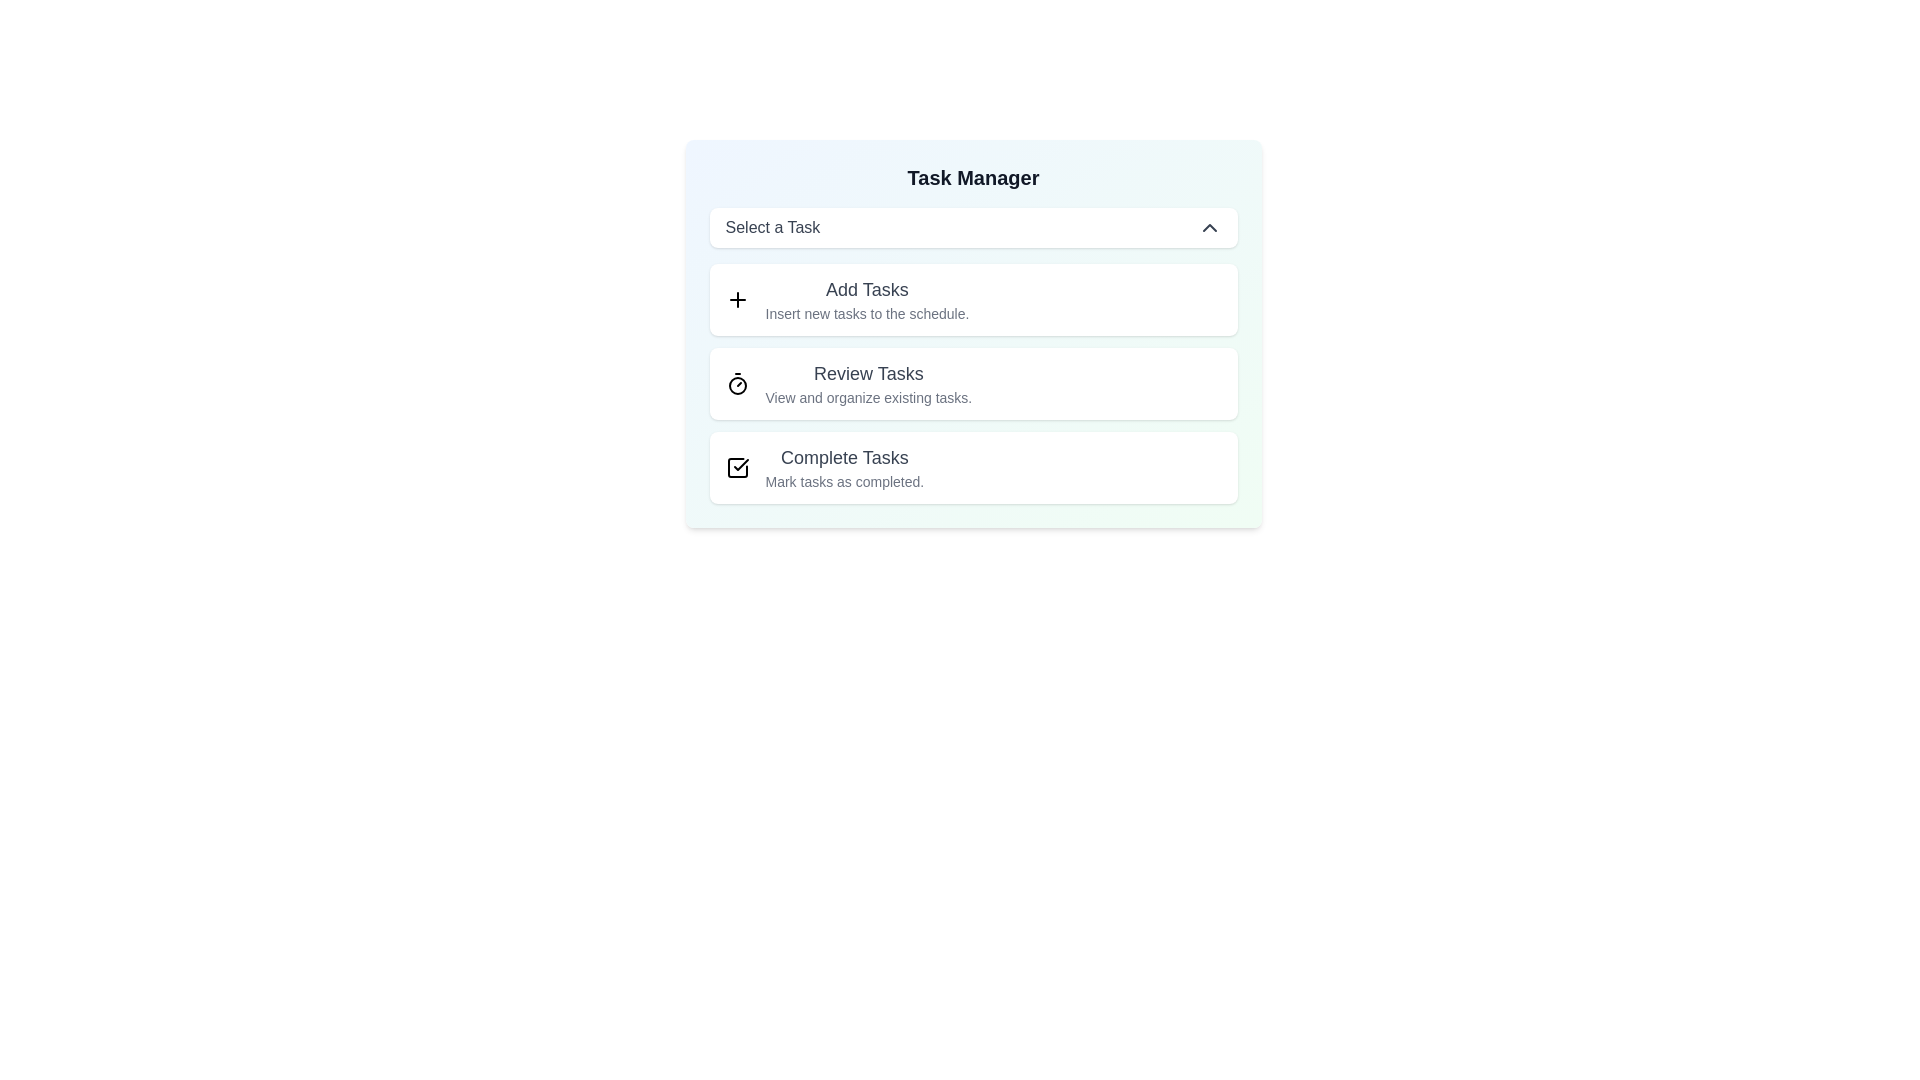 Image resolution: width=1920 pixels, height=1080 pixels. Describe the element at coordinates (736, 300) in the screenshot. I see `the option Add Tasks from the dropdown list` at that location.